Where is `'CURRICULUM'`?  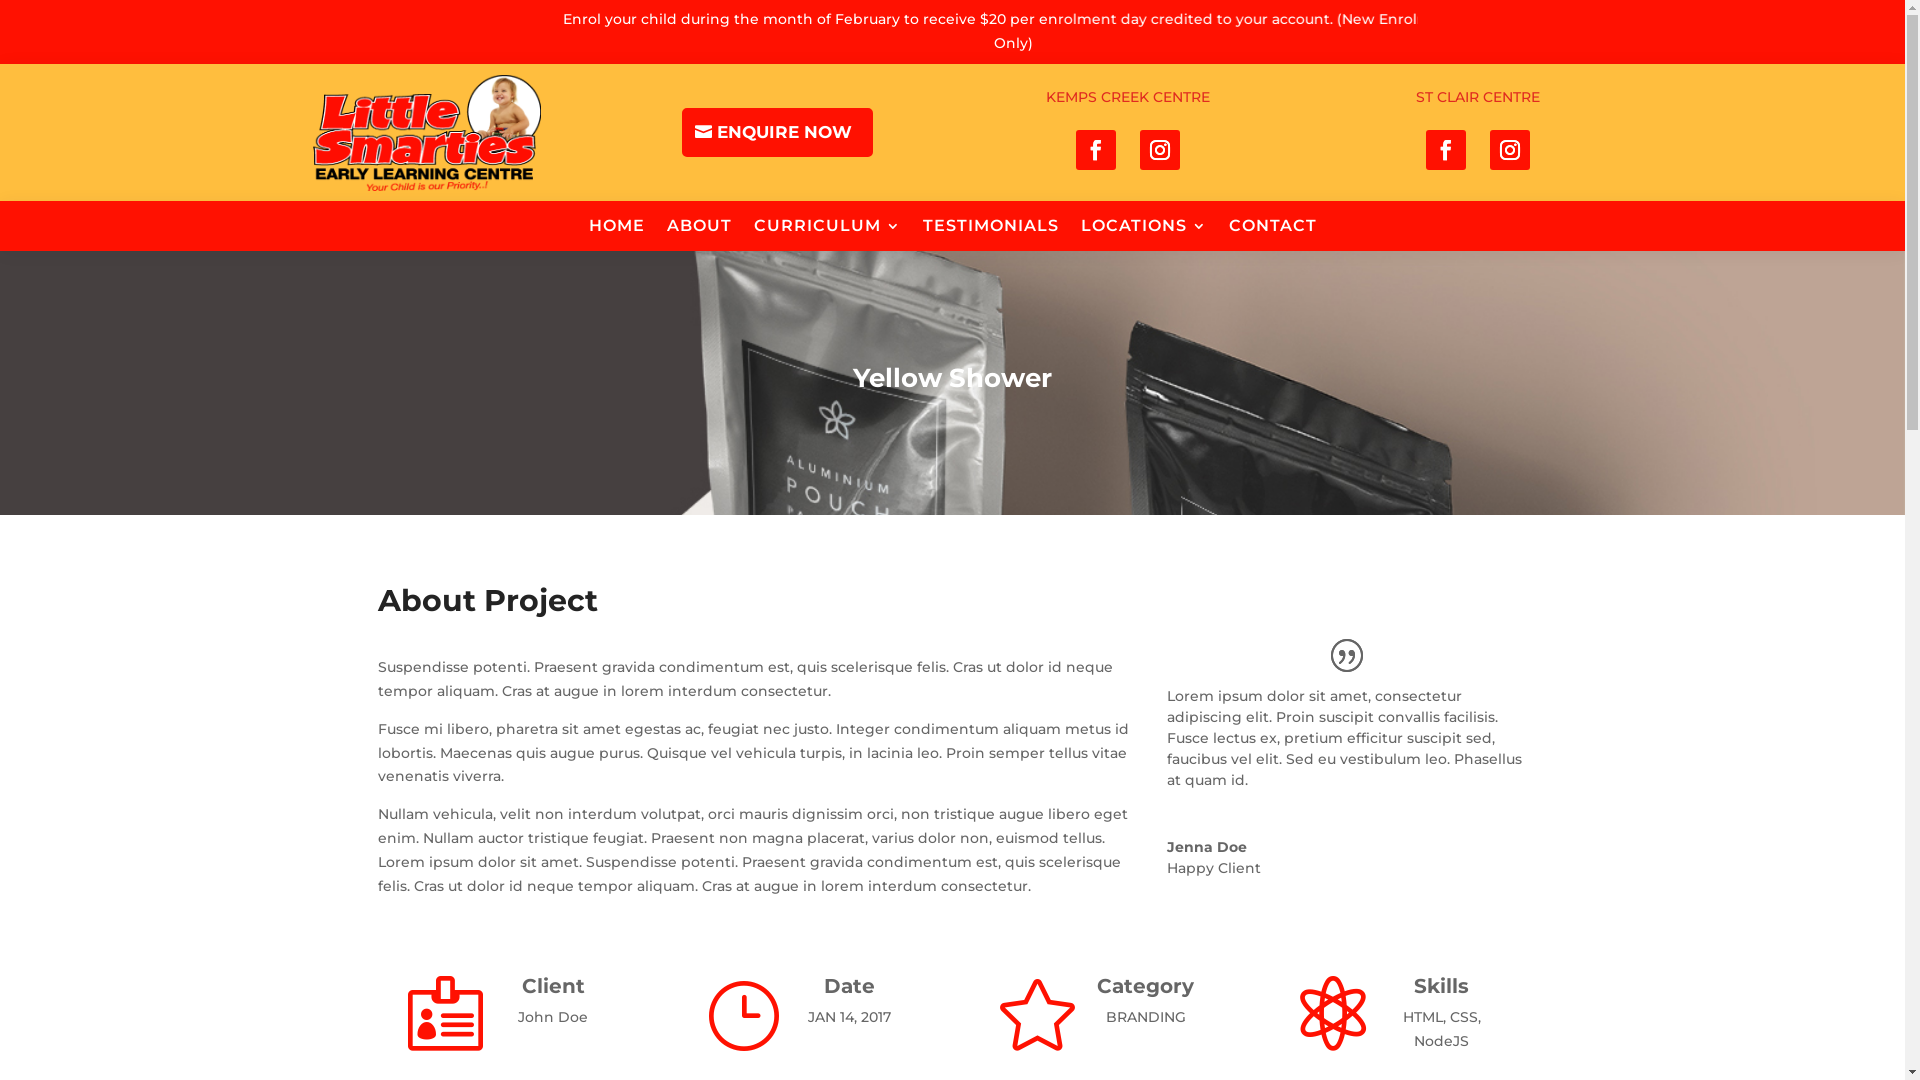
'CURRICULUM' is located at coordinates (827, 229).